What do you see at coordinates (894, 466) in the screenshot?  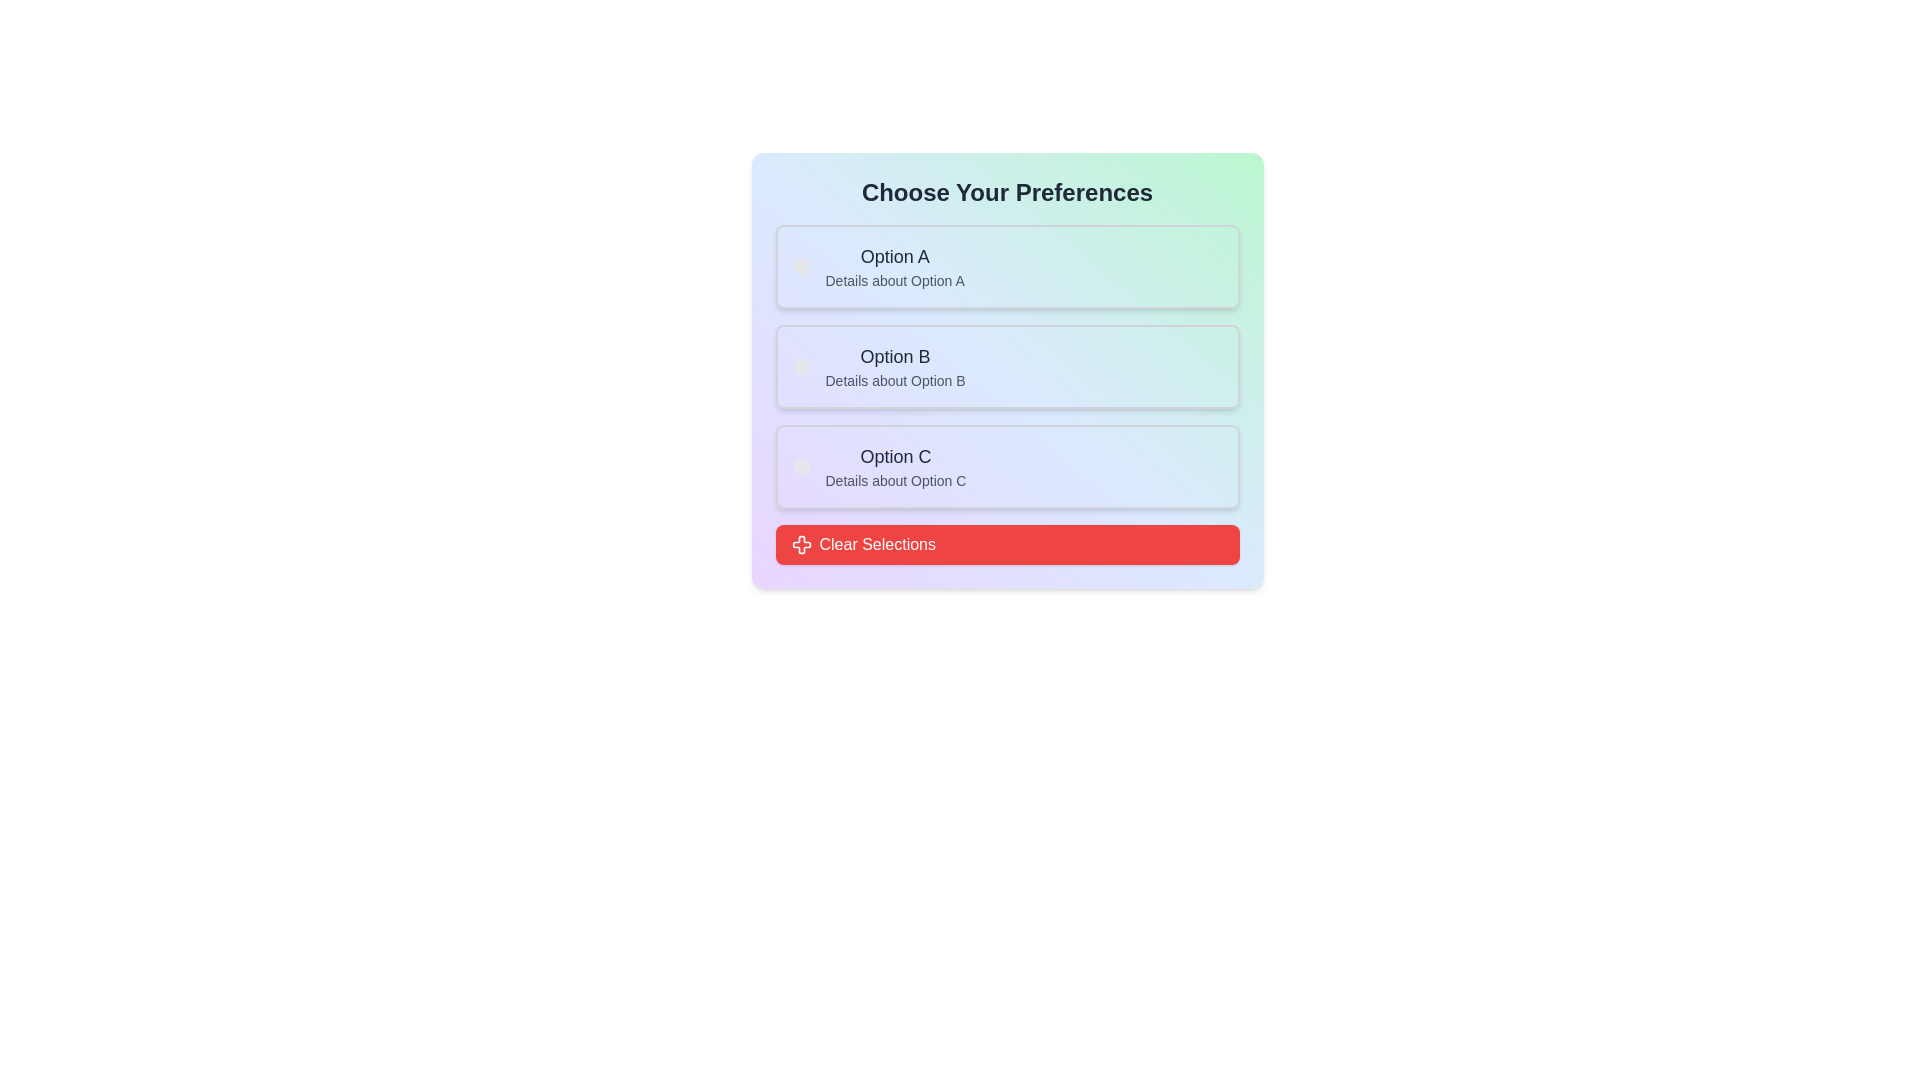 I see `text from the Text block labeled 'Option C', which is the third option in a vertically stacked list, located towards the bottom-middle of the interface` at bounding box center [894, 466].